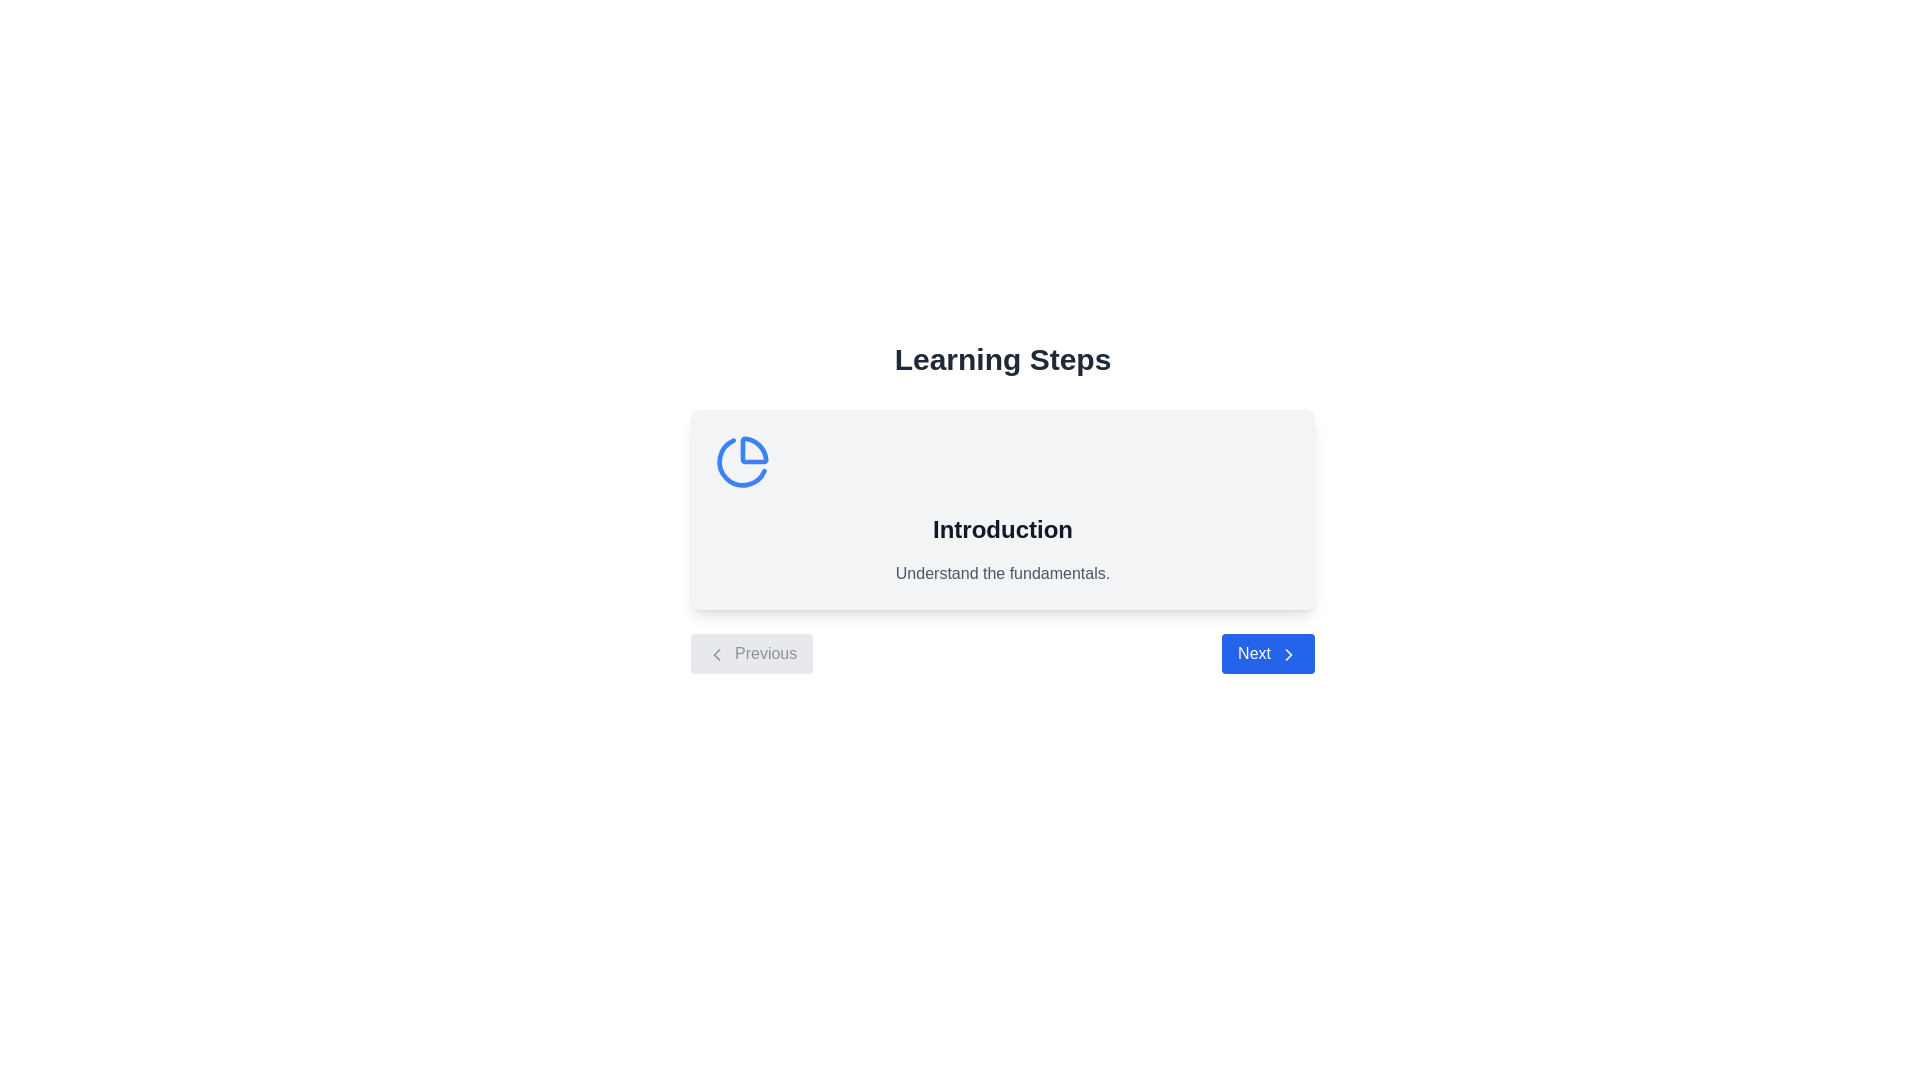 The image size is (1920, 1080). What do you see at coordinates (1289, 654) in the screenshot?
I see `the 'Next' button which contains a chevron arrow icon, located in the bottom-right corner of the interface, to trigger navigation to the next step or page` at bounding box center [1289, 654].